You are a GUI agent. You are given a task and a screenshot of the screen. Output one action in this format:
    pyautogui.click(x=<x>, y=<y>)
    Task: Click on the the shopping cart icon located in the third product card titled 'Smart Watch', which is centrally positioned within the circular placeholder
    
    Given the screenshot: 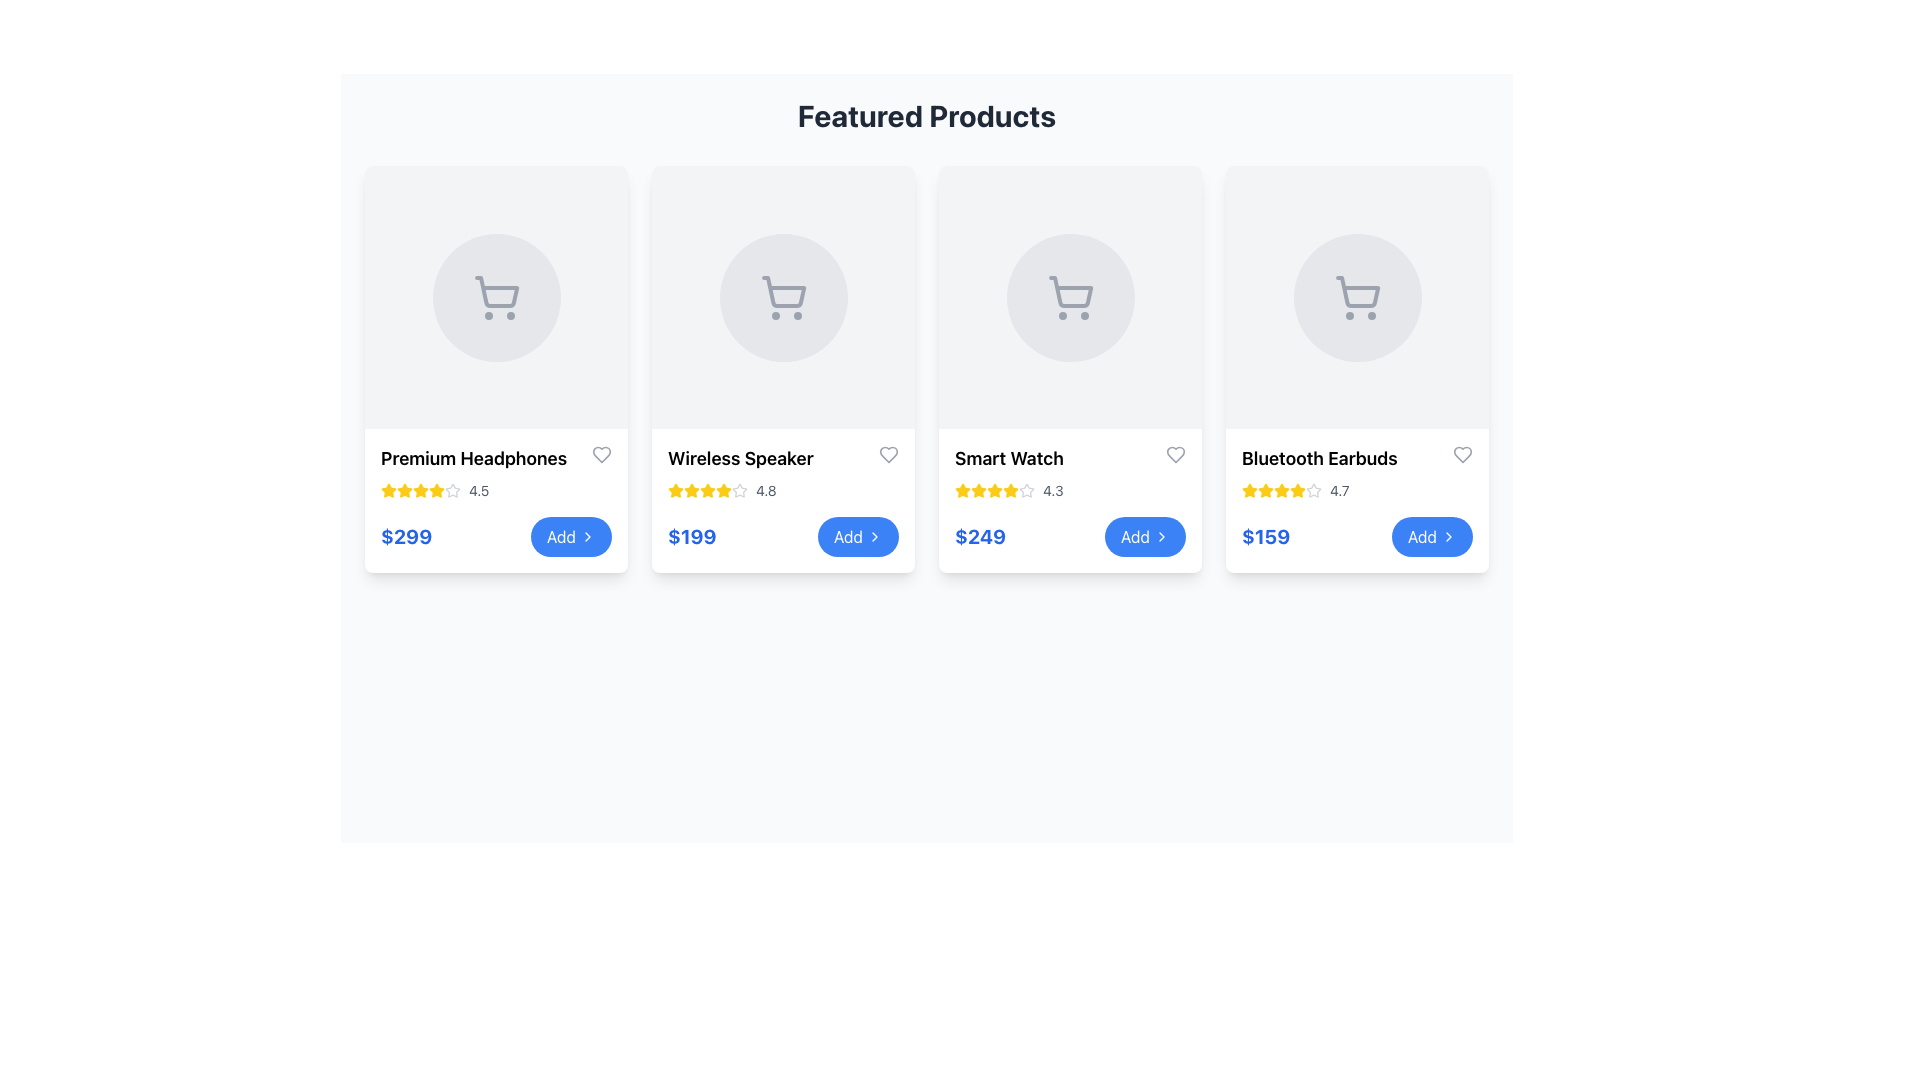 What is the action you would take?
    pyautogui.click(x=1069, y=291)
    